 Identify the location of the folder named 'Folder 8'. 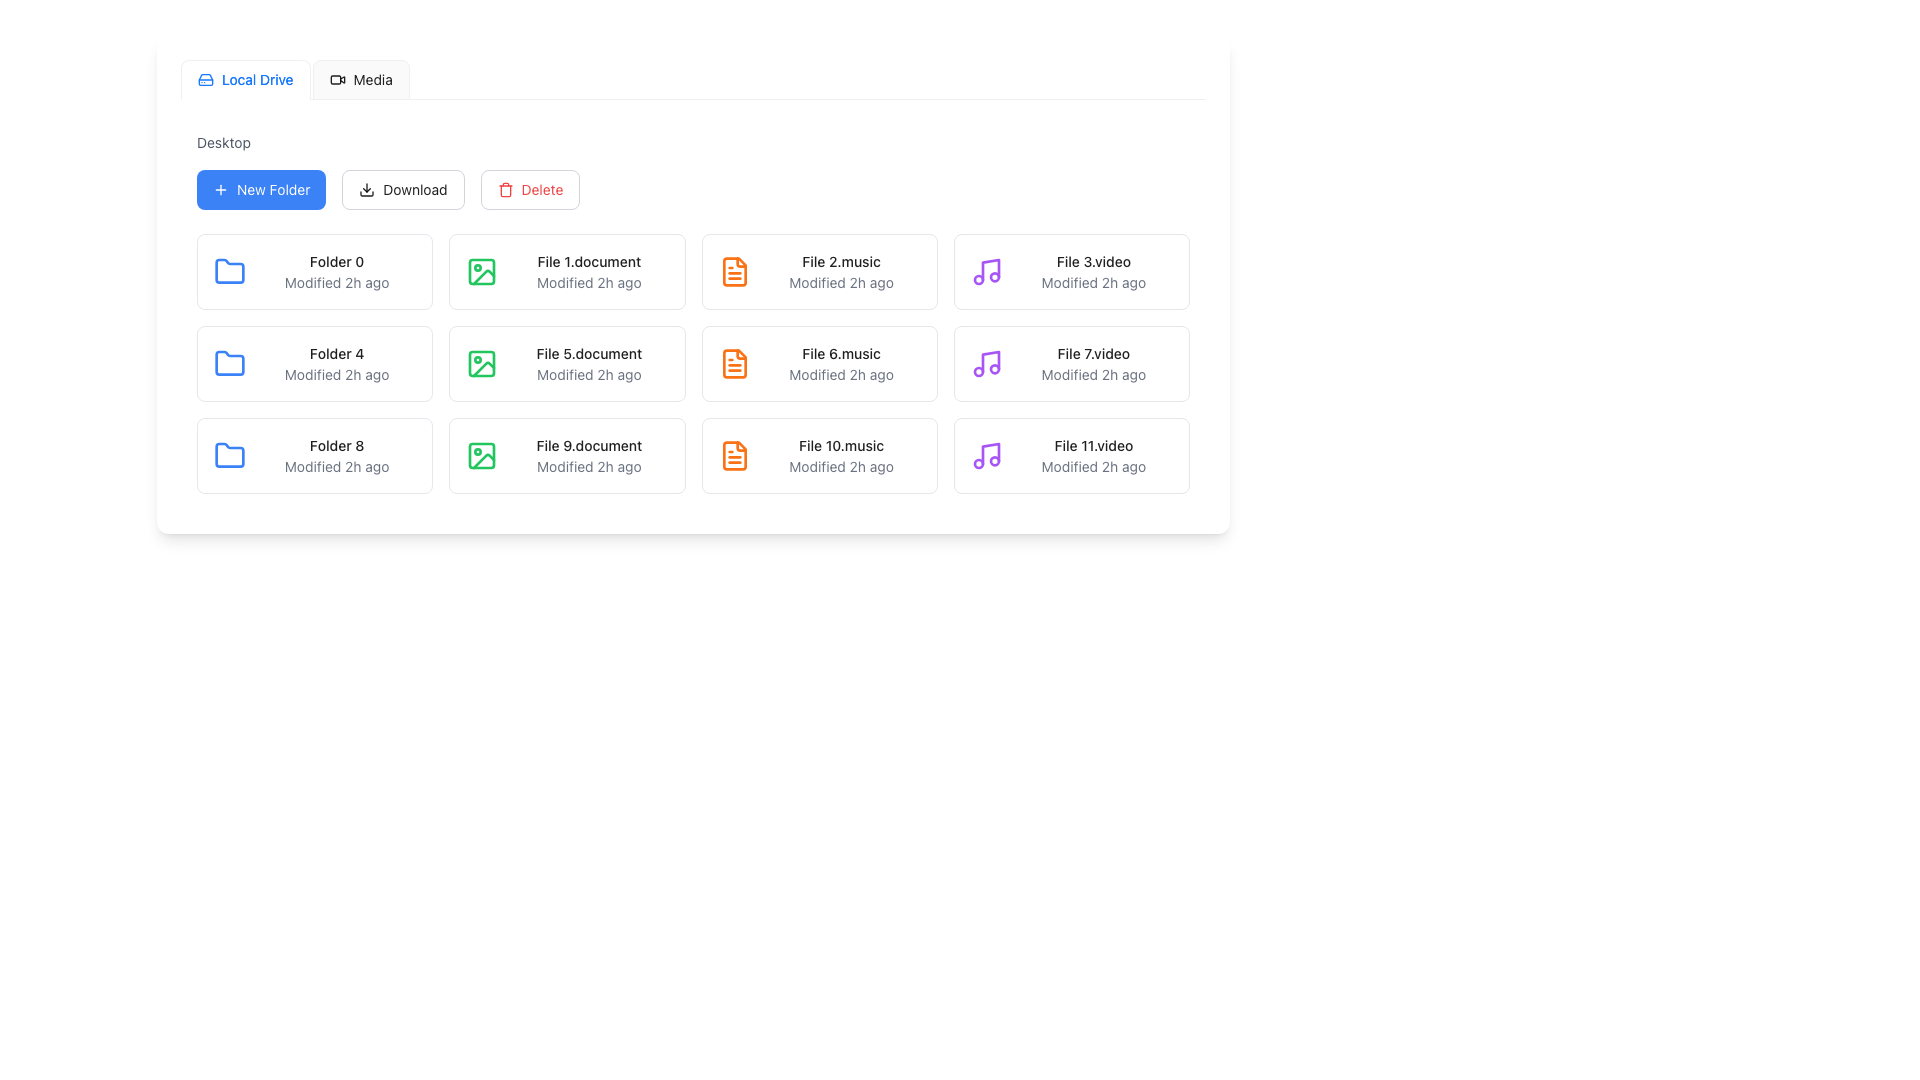
(337, 455).